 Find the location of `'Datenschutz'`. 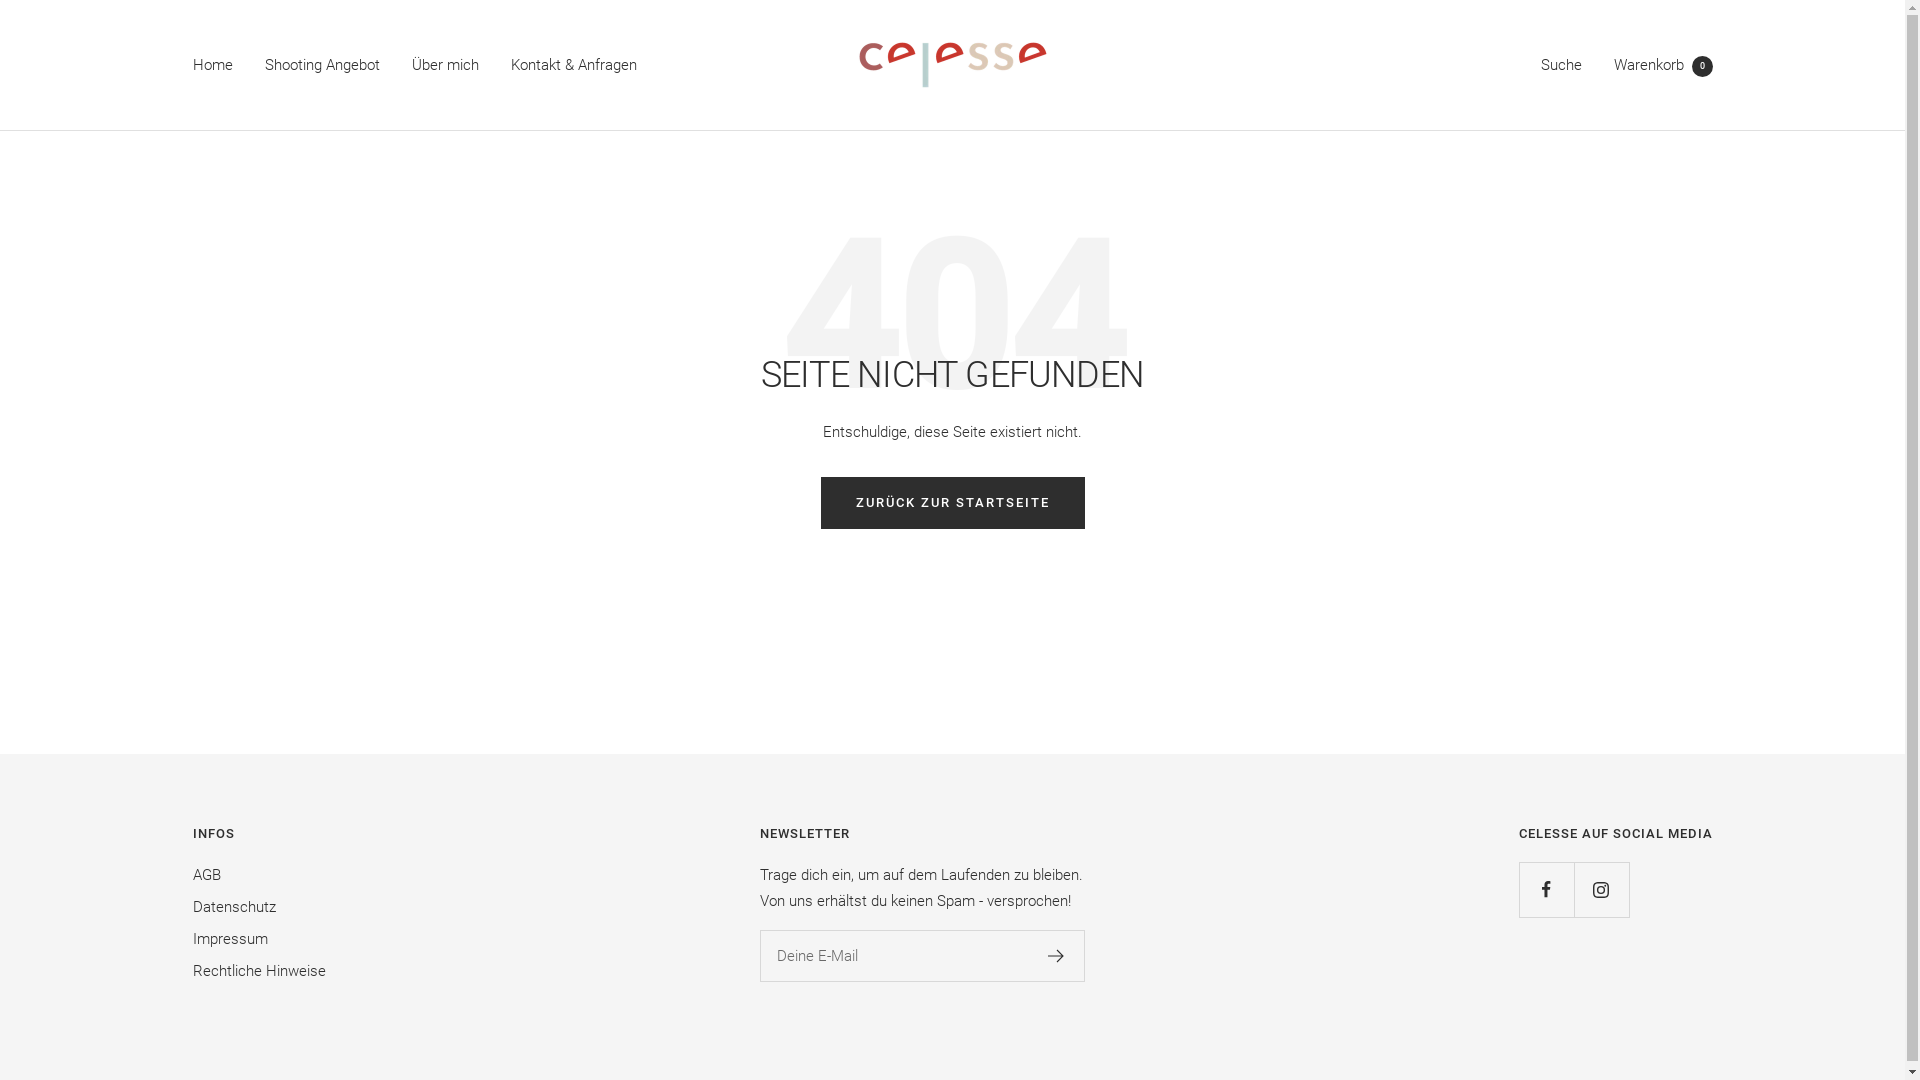

'Datenschutz' is located at coordinates (233, 906).